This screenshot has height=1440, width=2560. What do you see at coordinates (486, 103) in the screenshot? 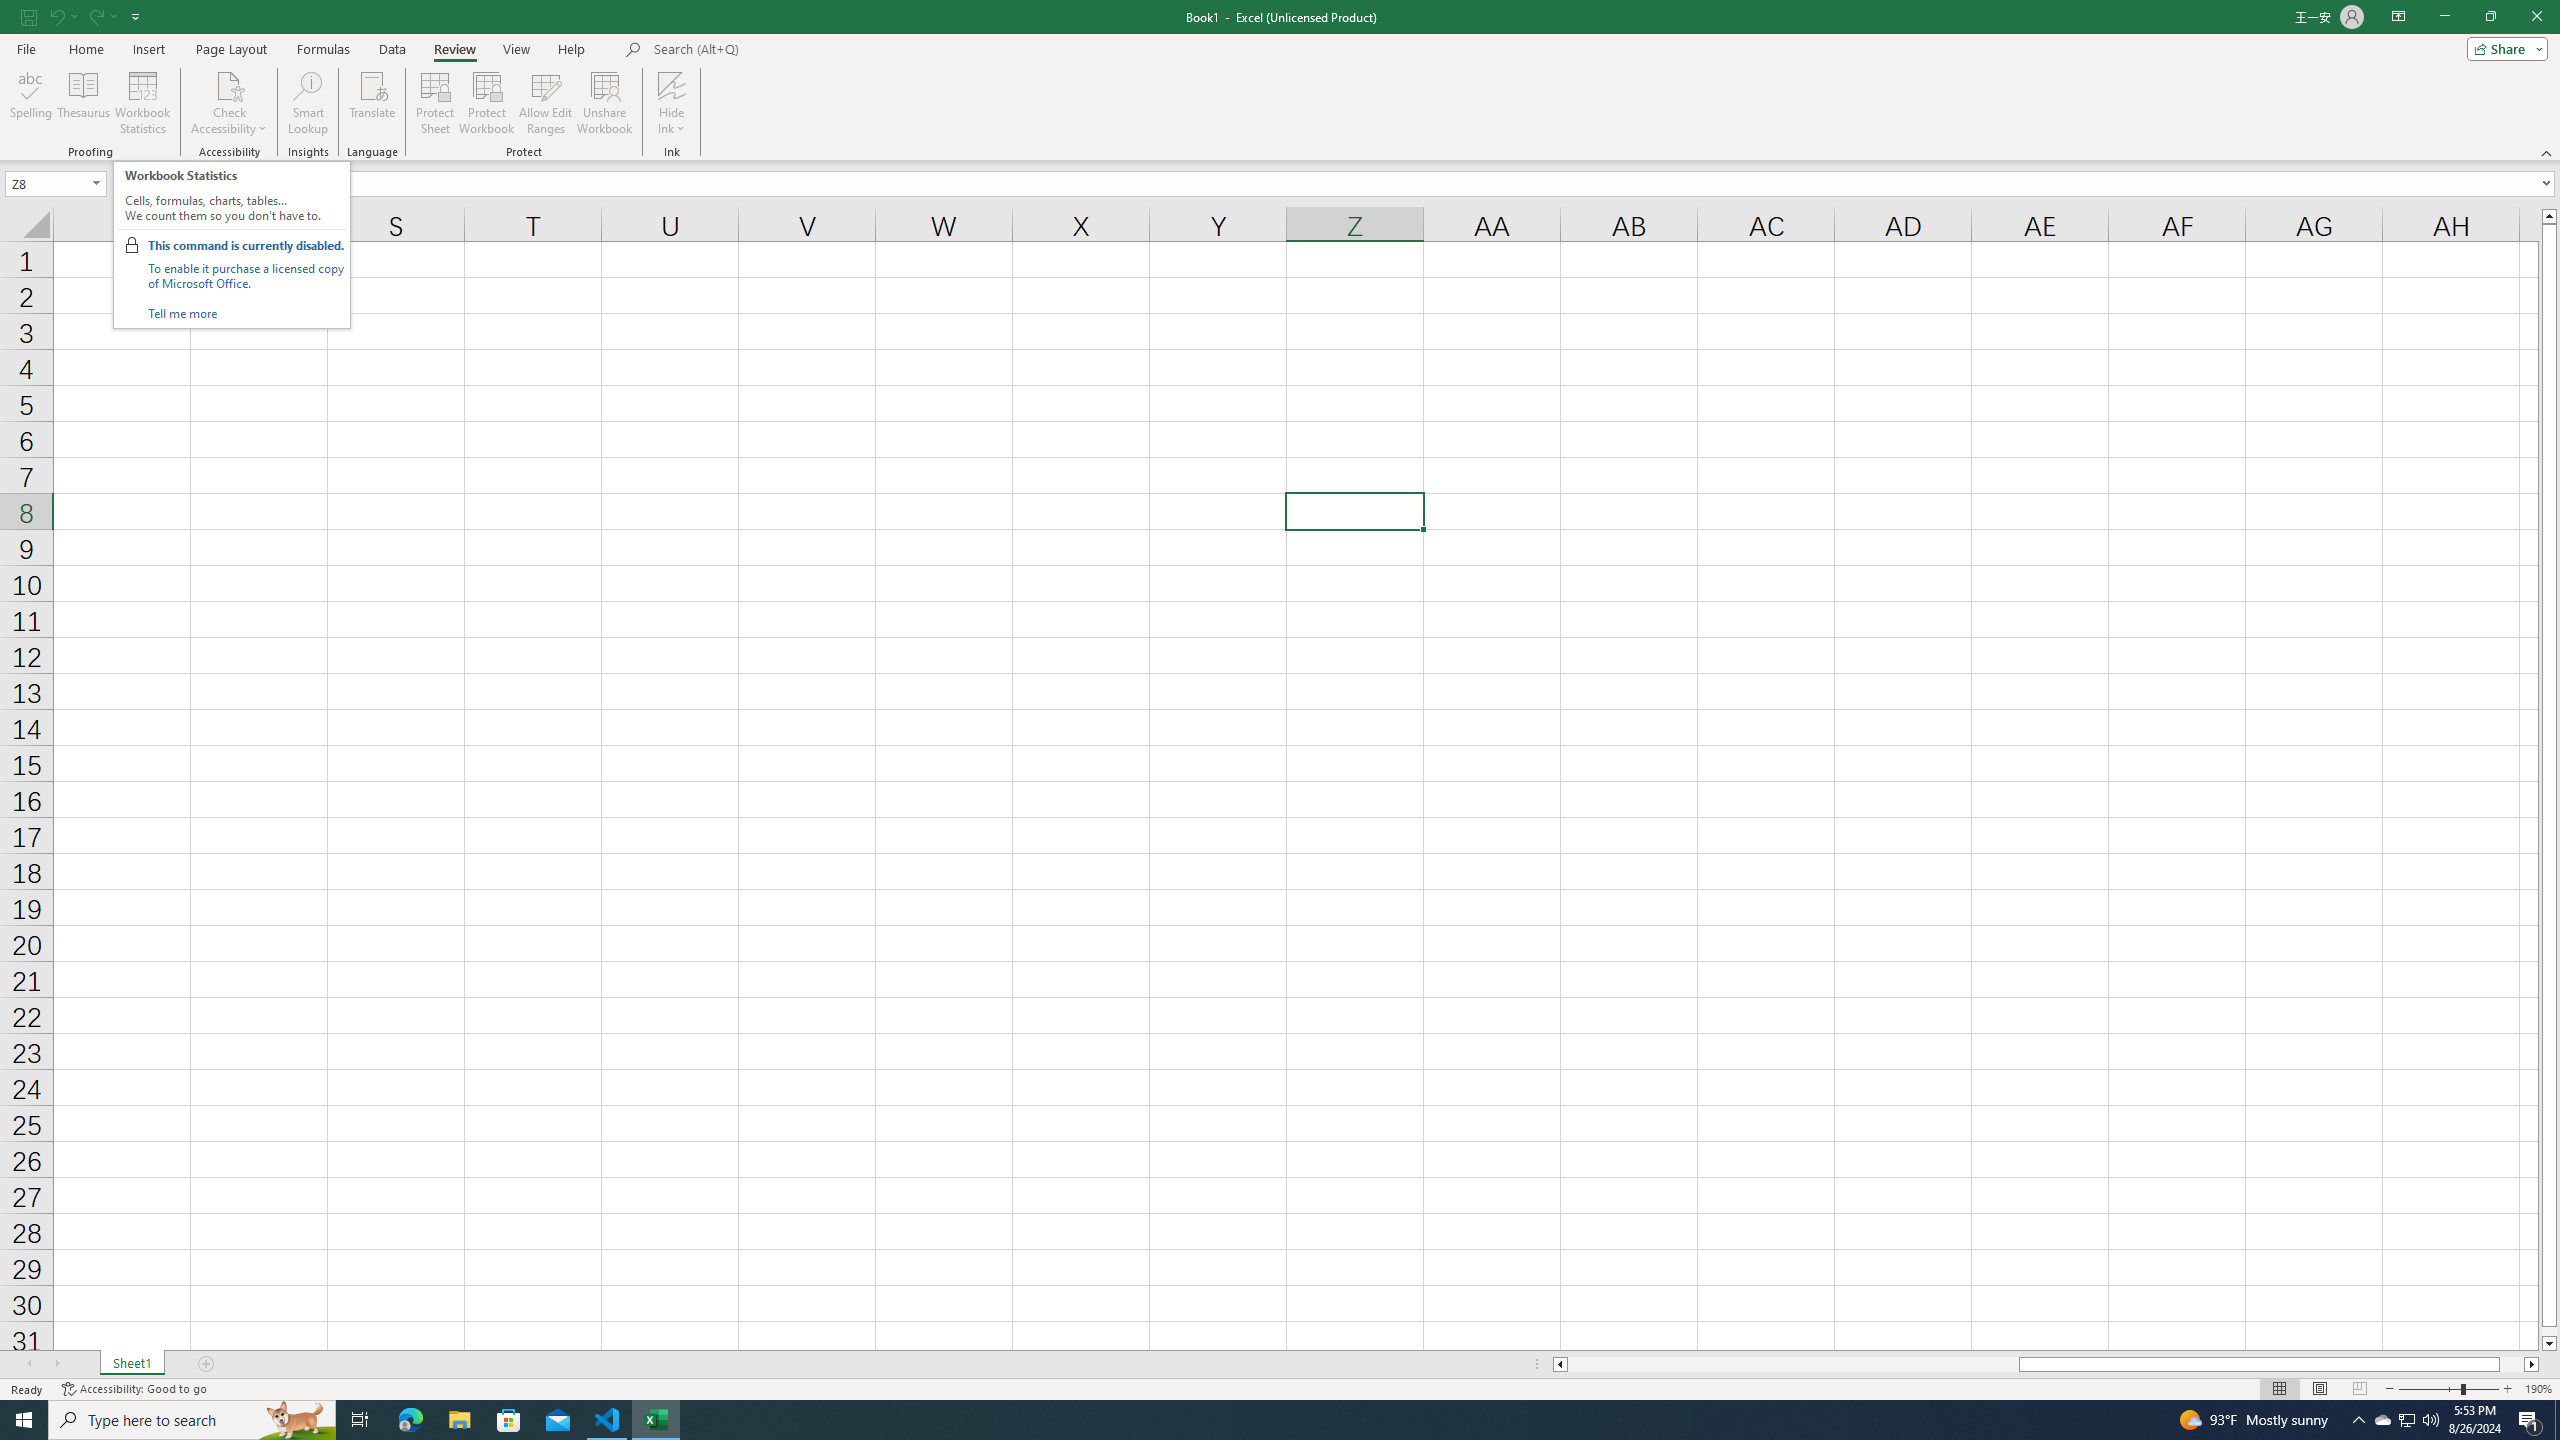
I see `'Protect Workbook...'` at bounding box center [486, 103].